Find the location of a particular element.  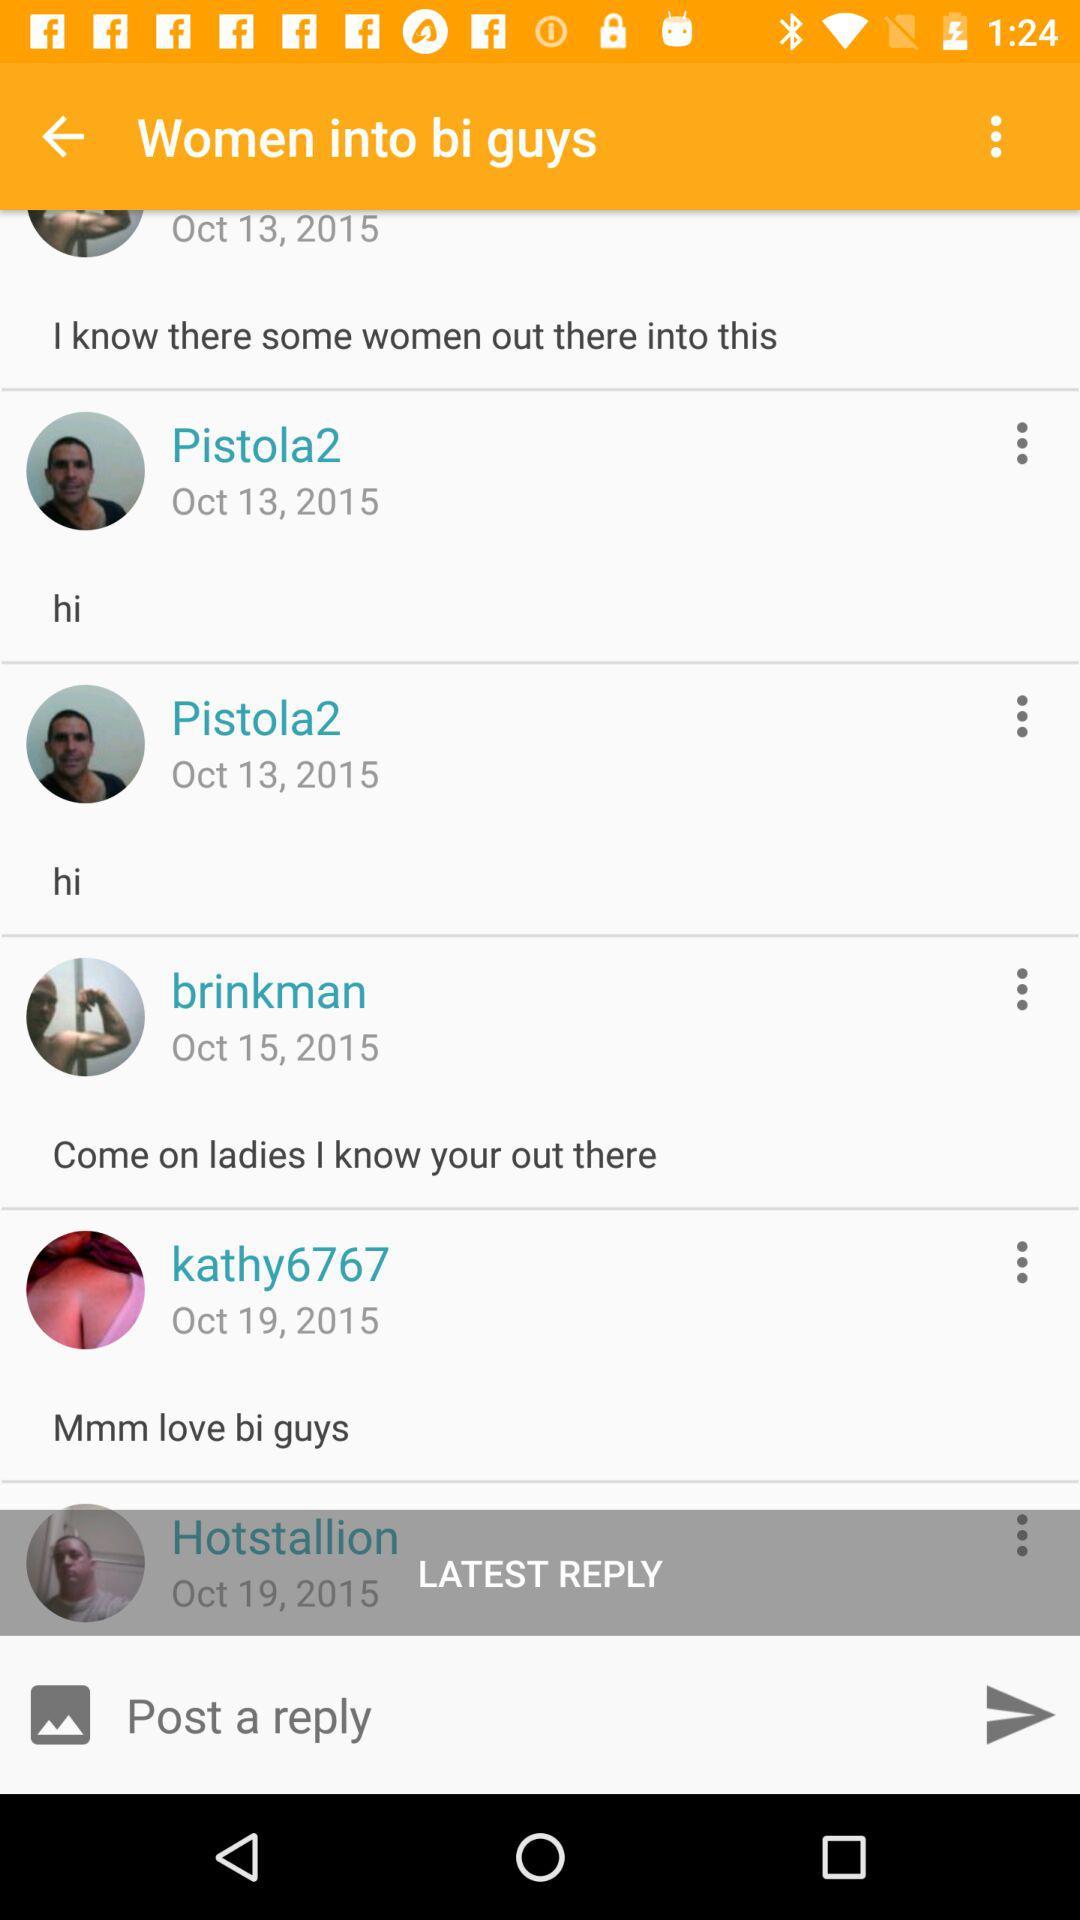

a profile is located at coordinates (84, 1017).